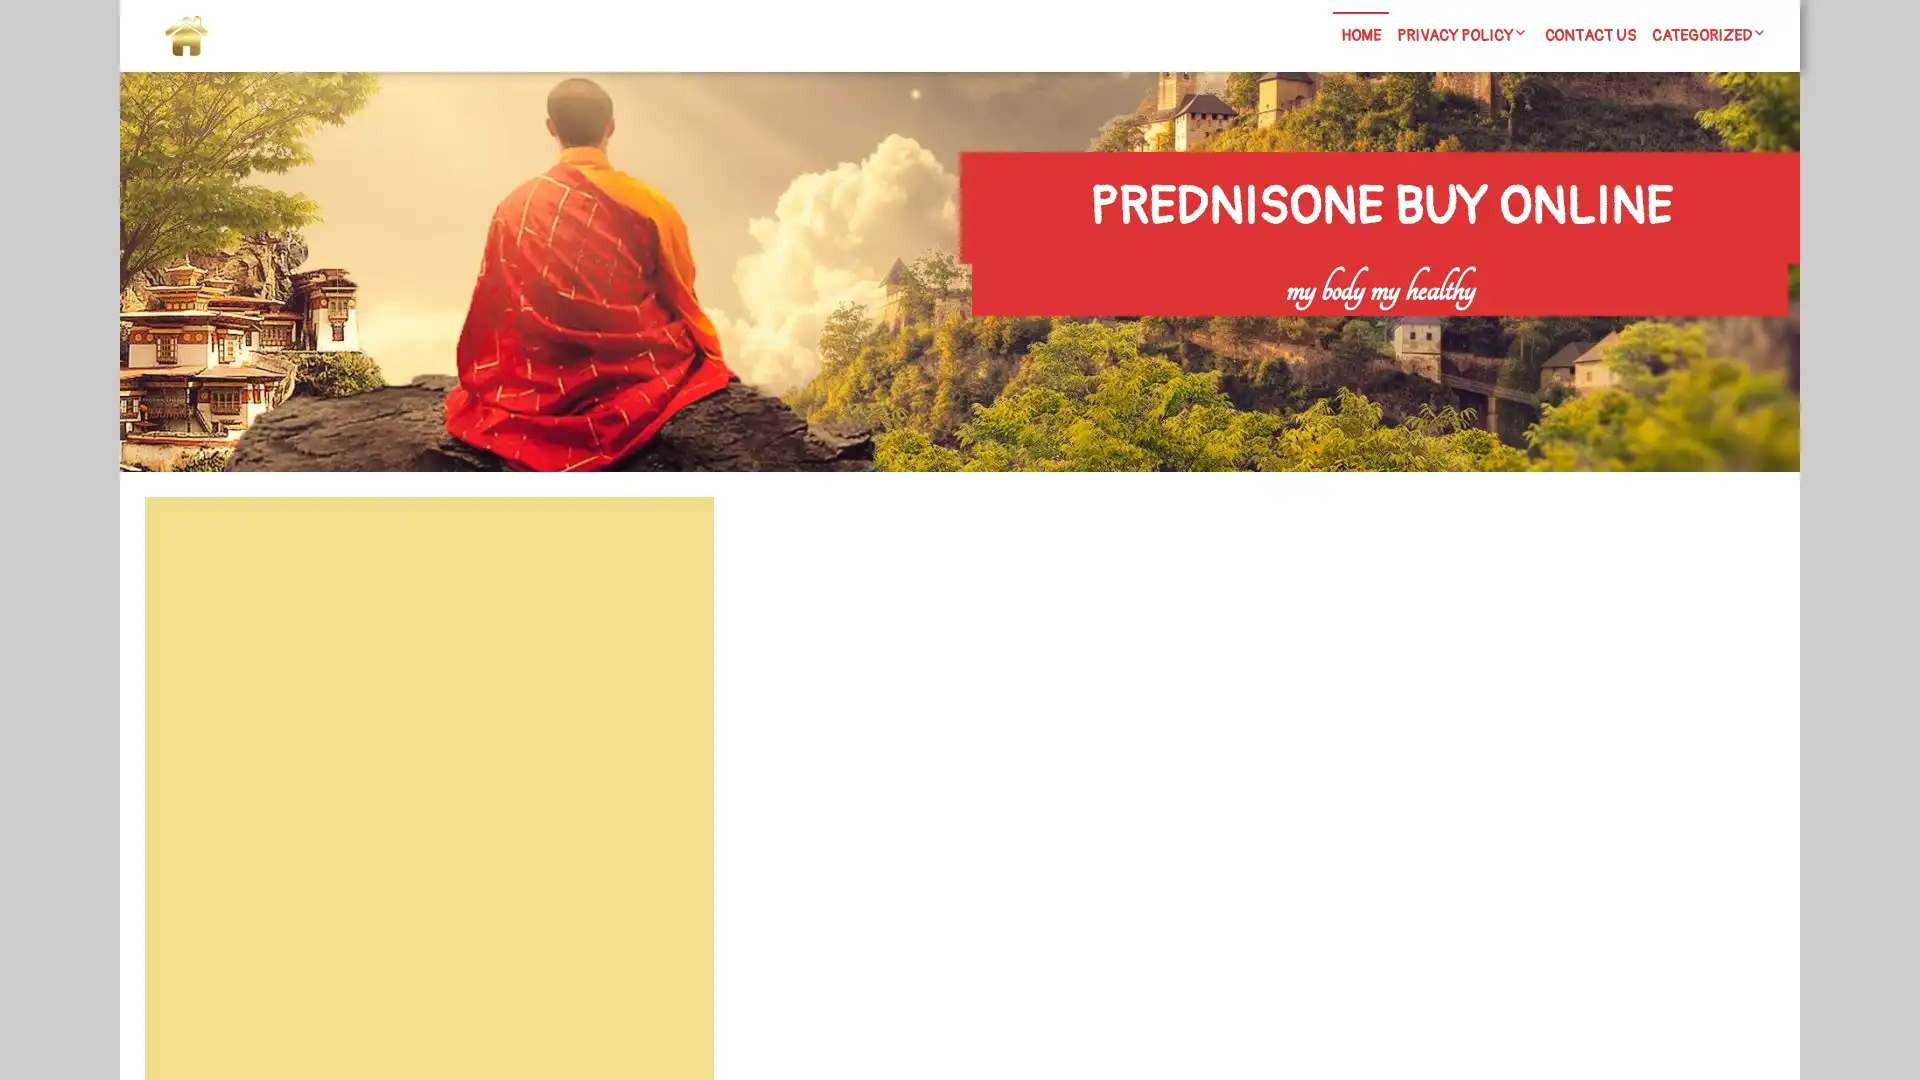  Describe the element at coordinates (667, 545) in the screenshot. I see `Search` at that location.